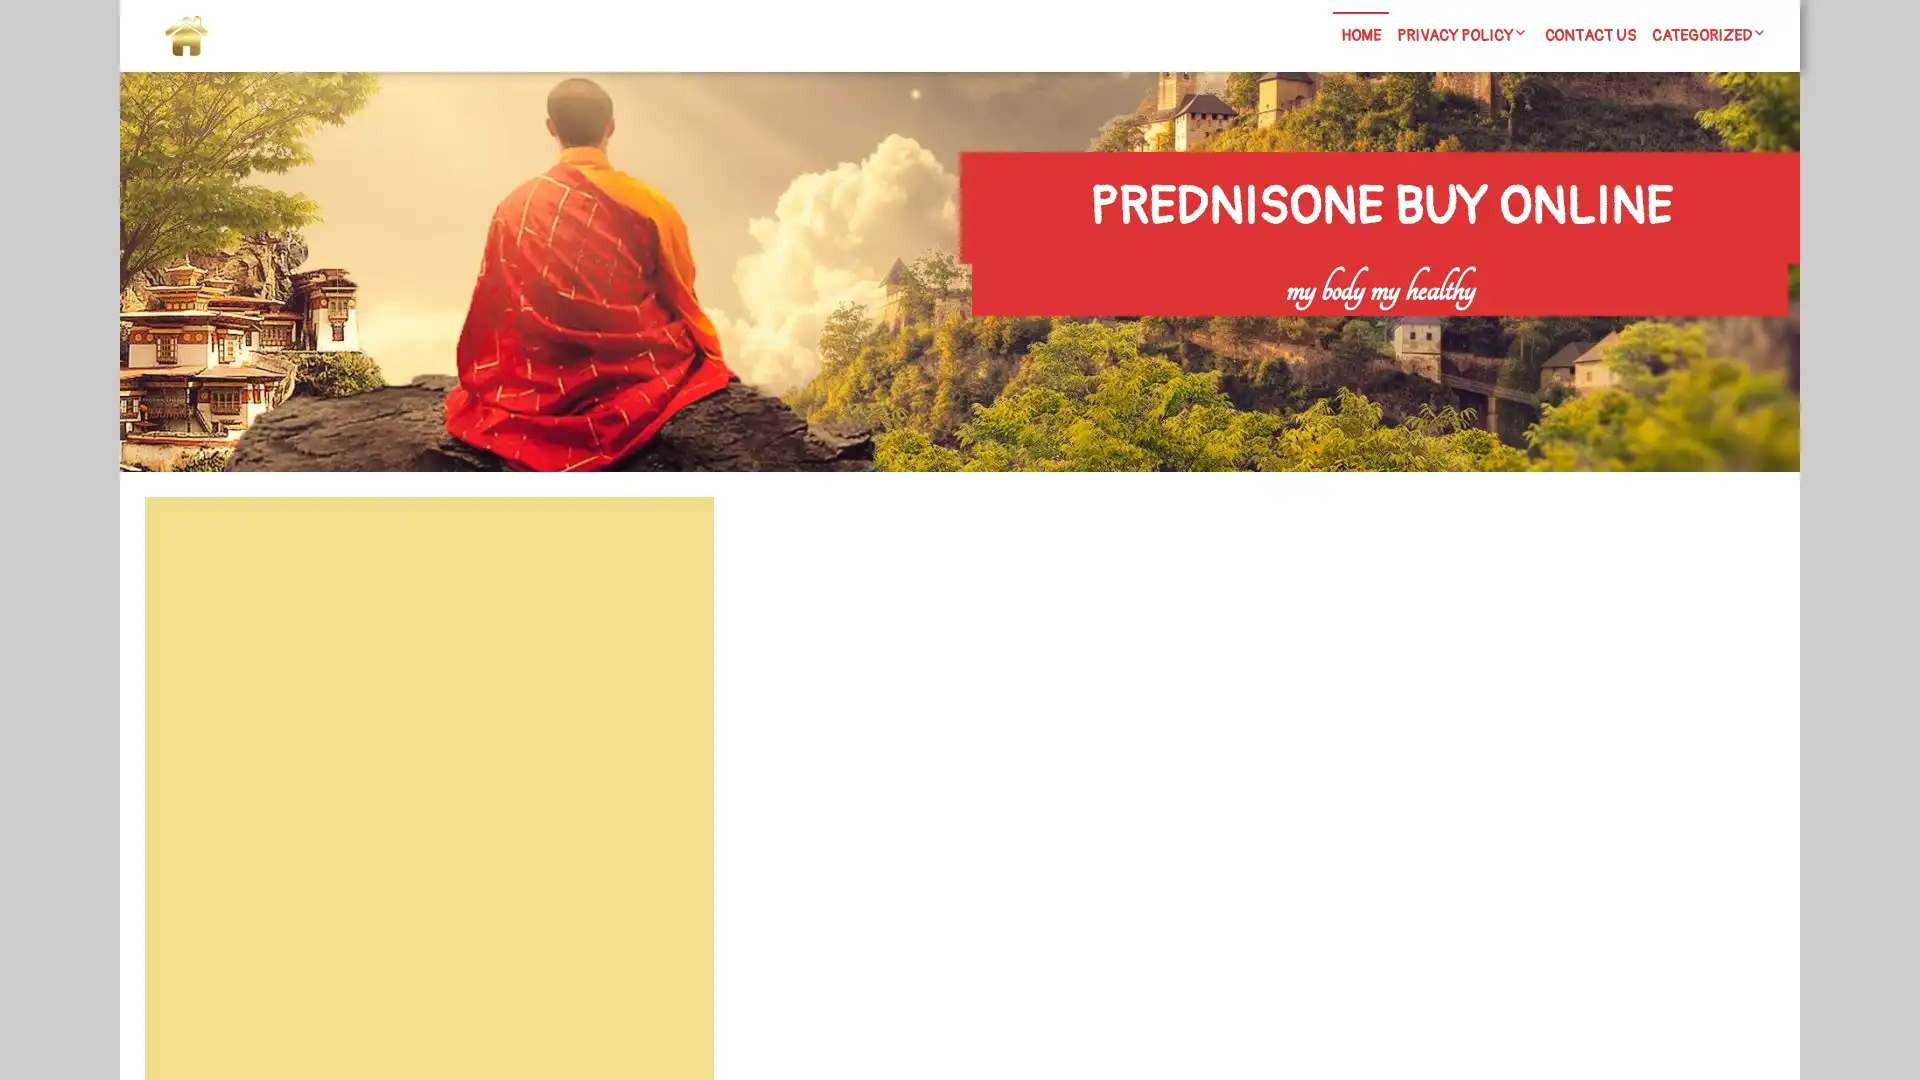  Describe the element at coordinates (667, 545) in the screenshot. I see `Search` at that location.